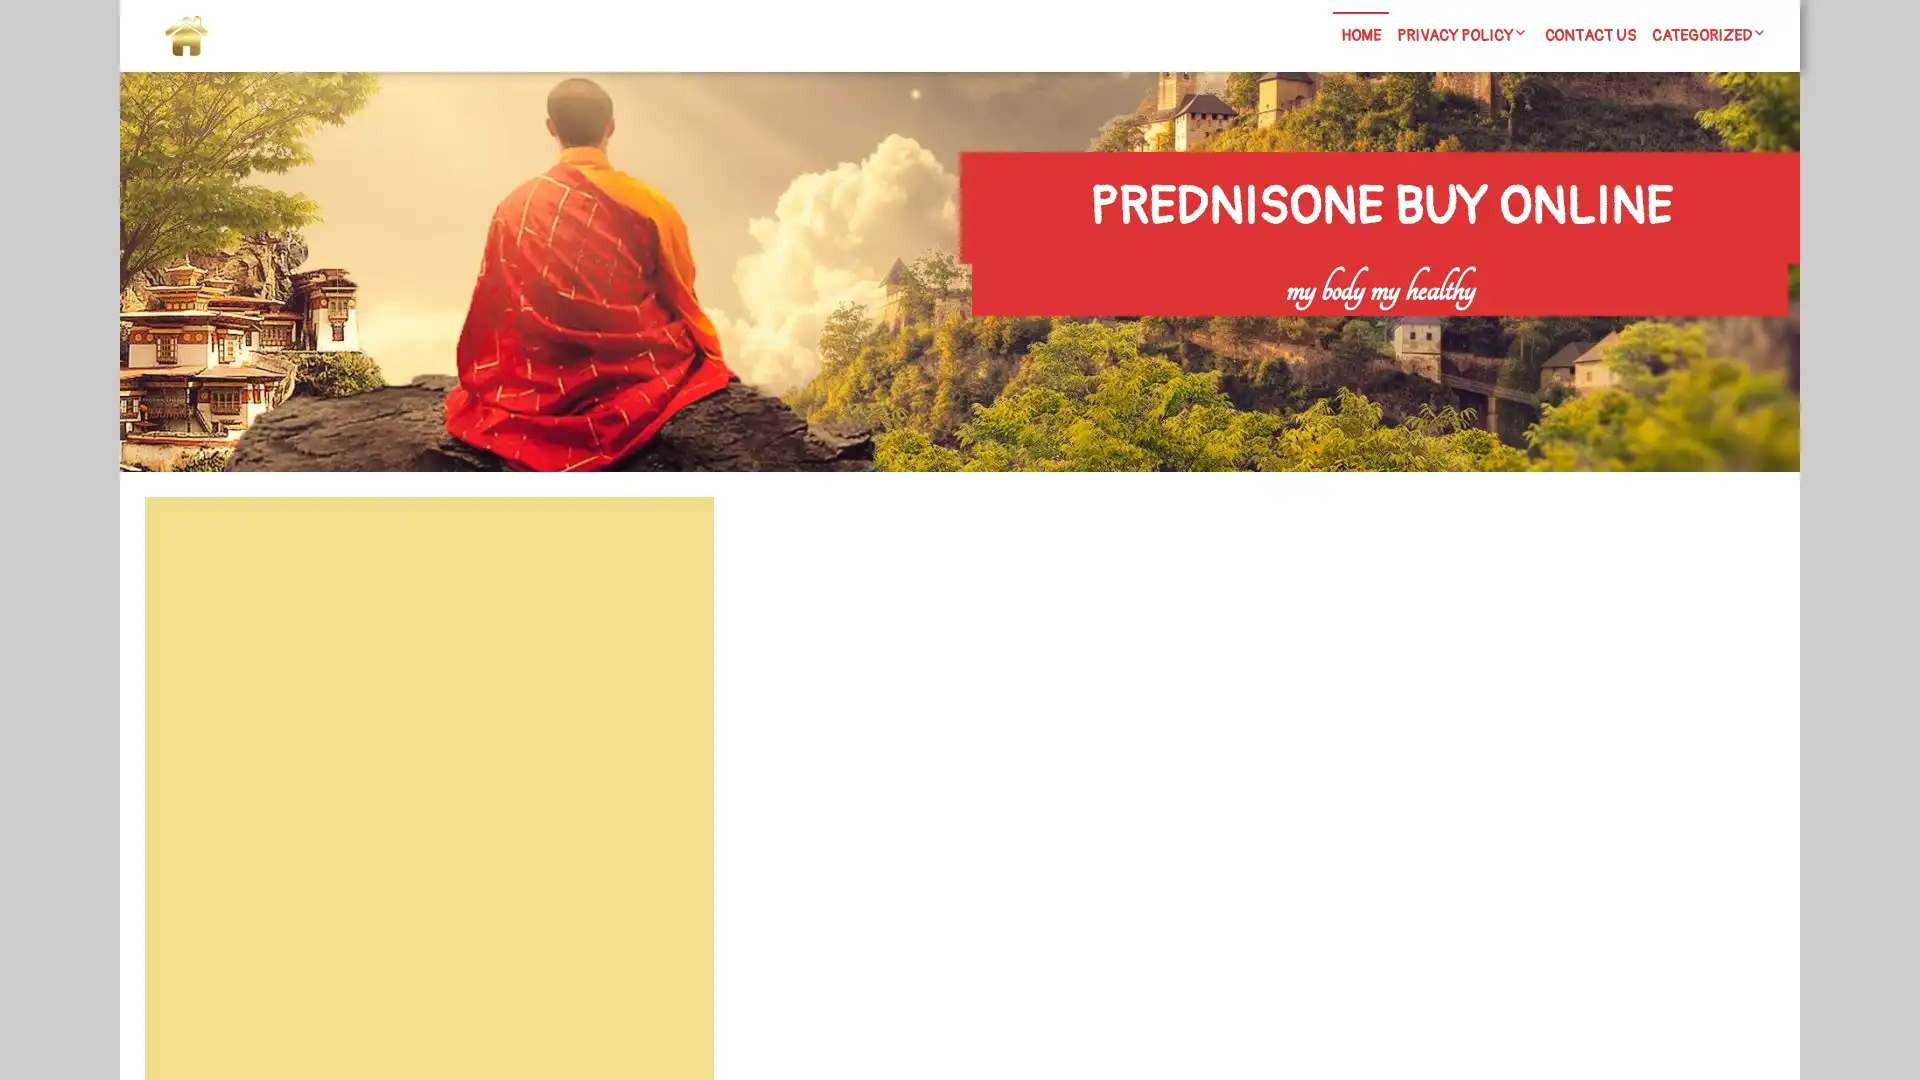  Describe the element at coordinates (667, 545) in the screenshot. I see `Search` at that location.